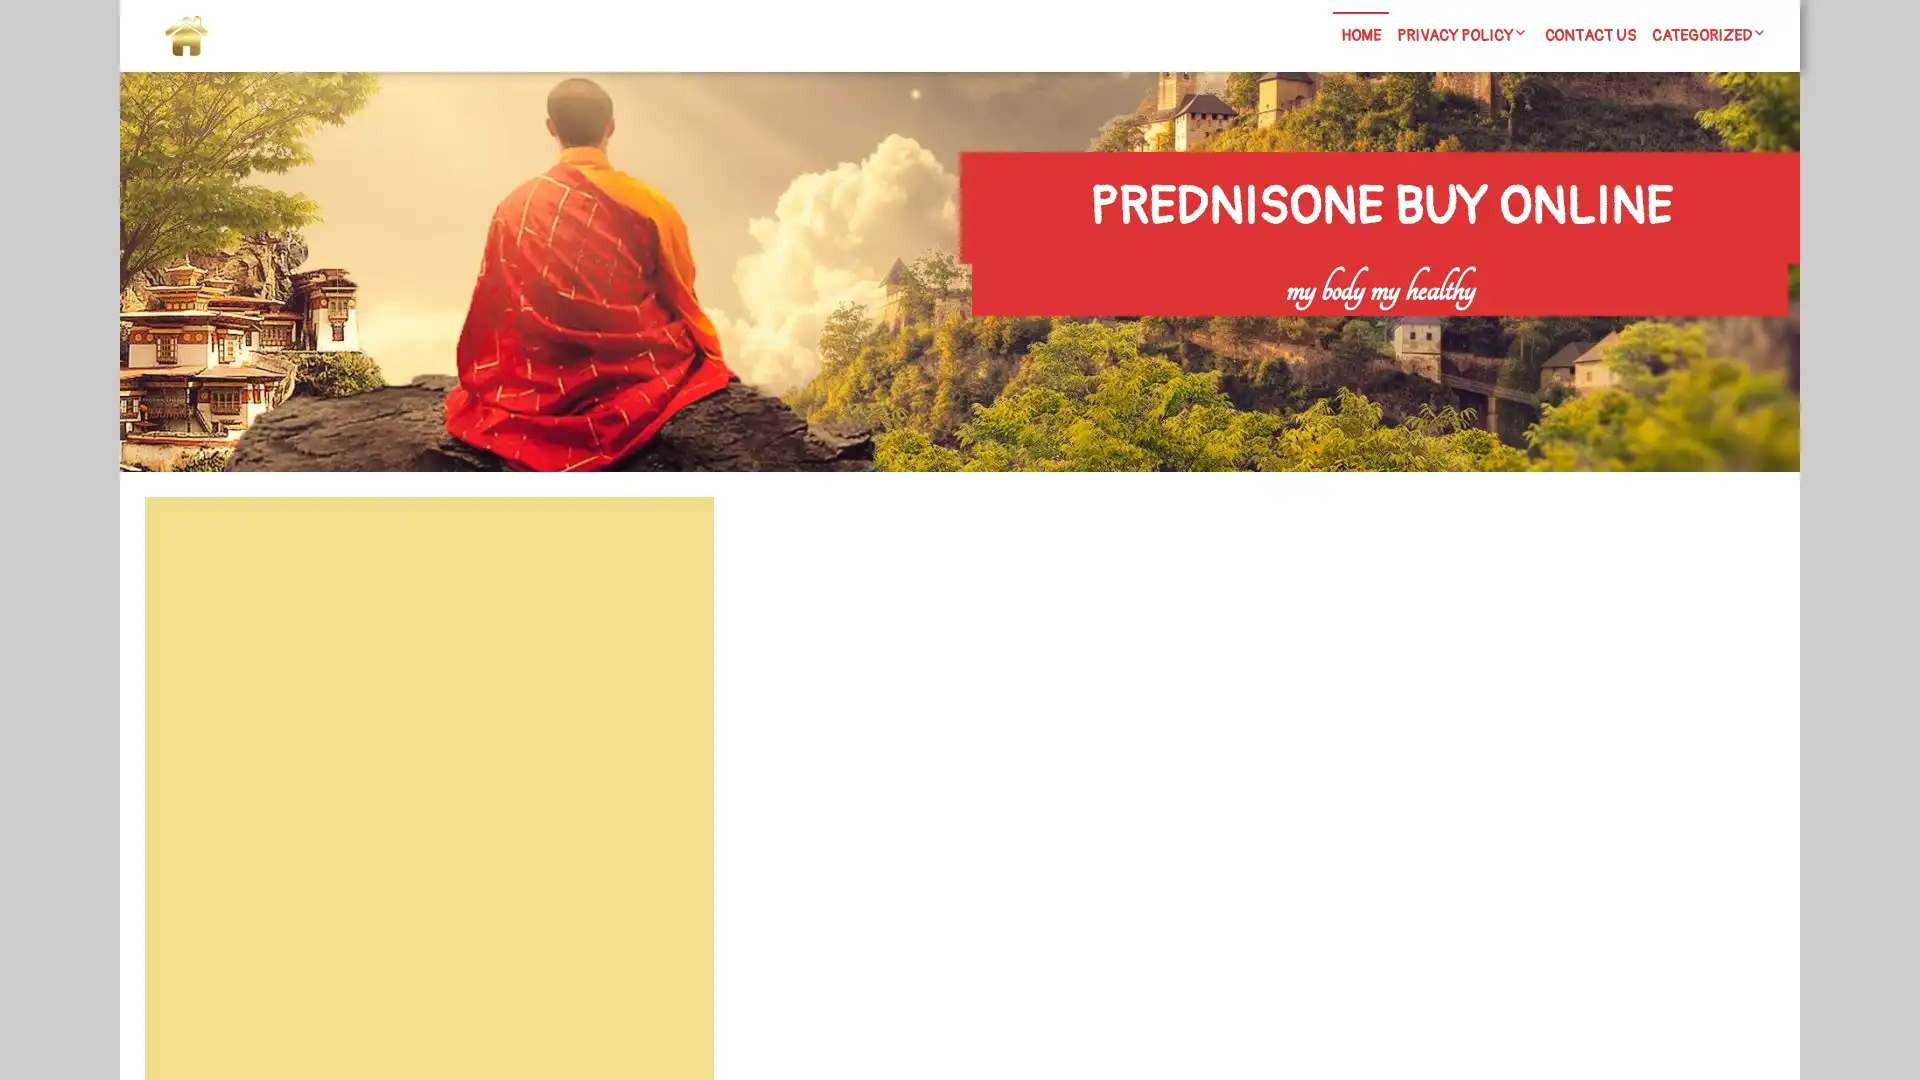  Describe the element at coordinates (667, 545) in the screenshot. I see `Search` at that location.